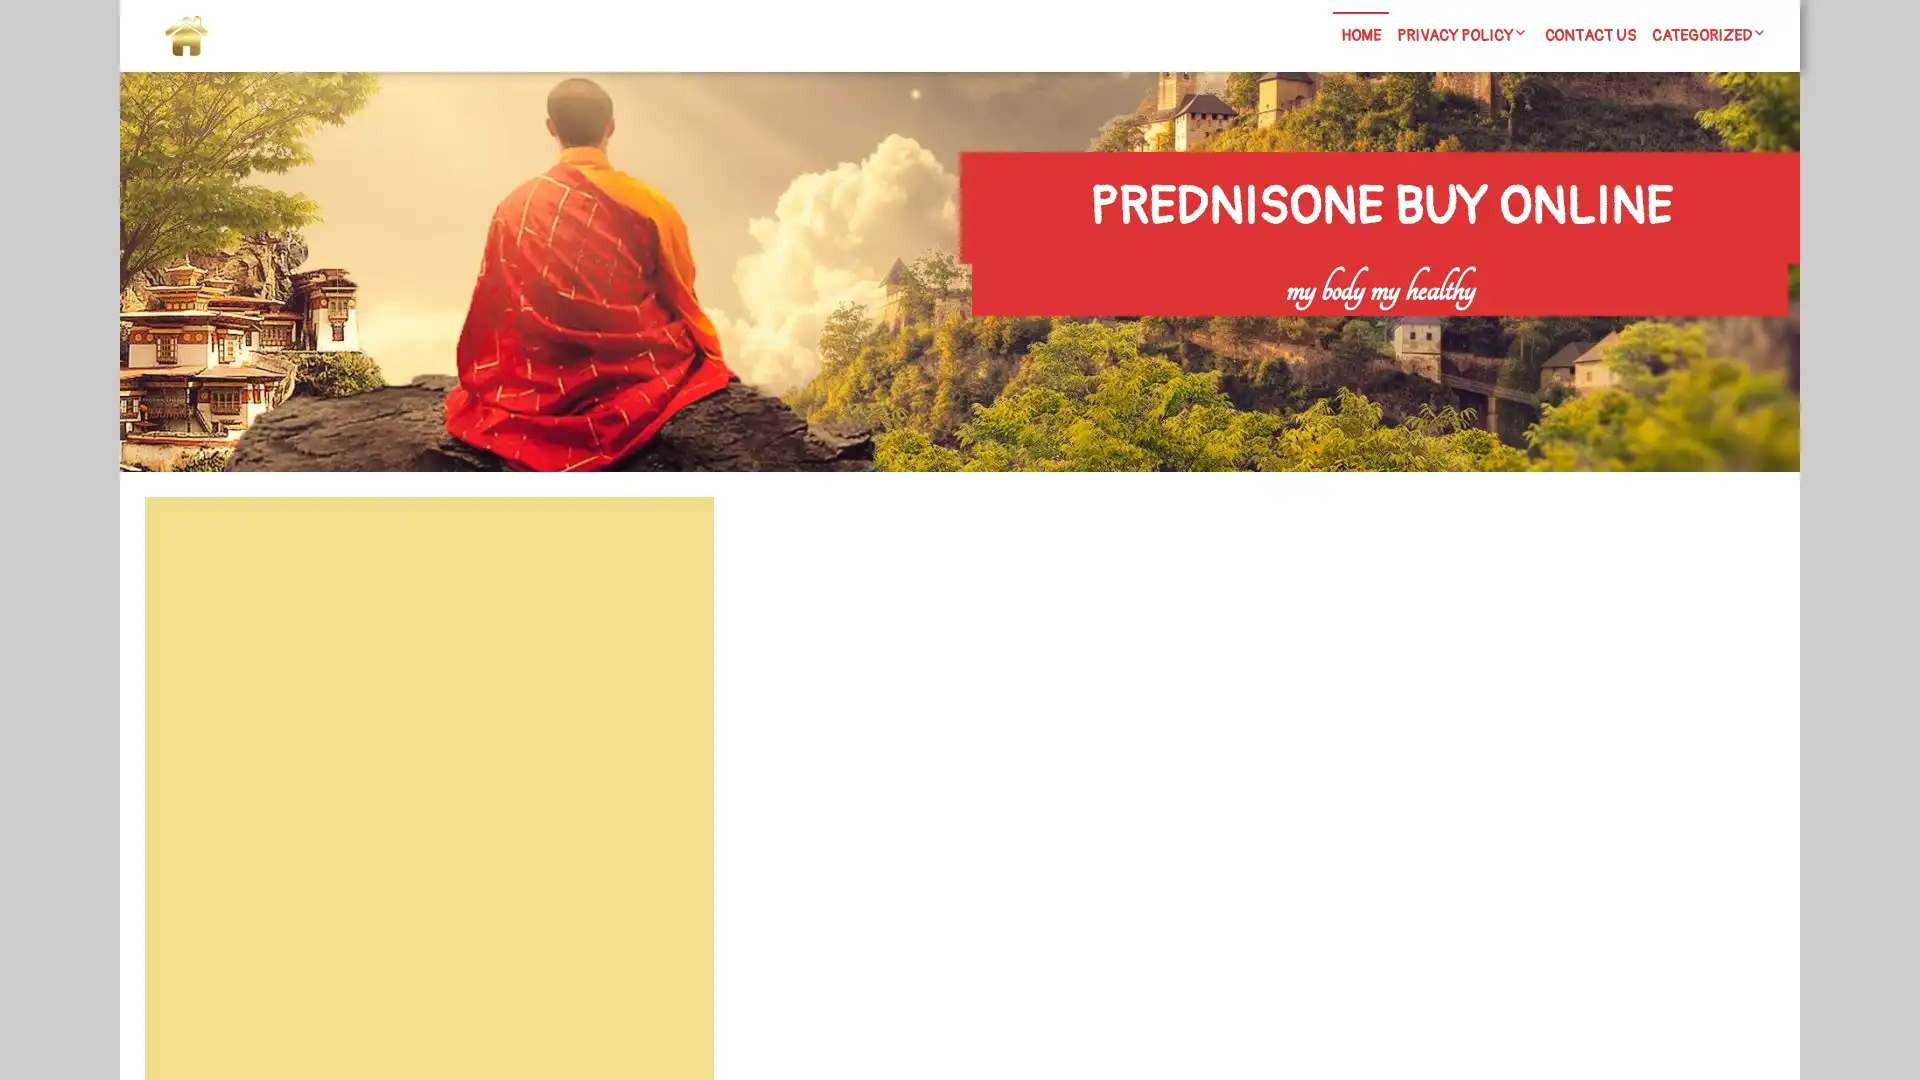  Describe the element at coordinates (667, 545) in the screenshot. I see `Search` at that location.